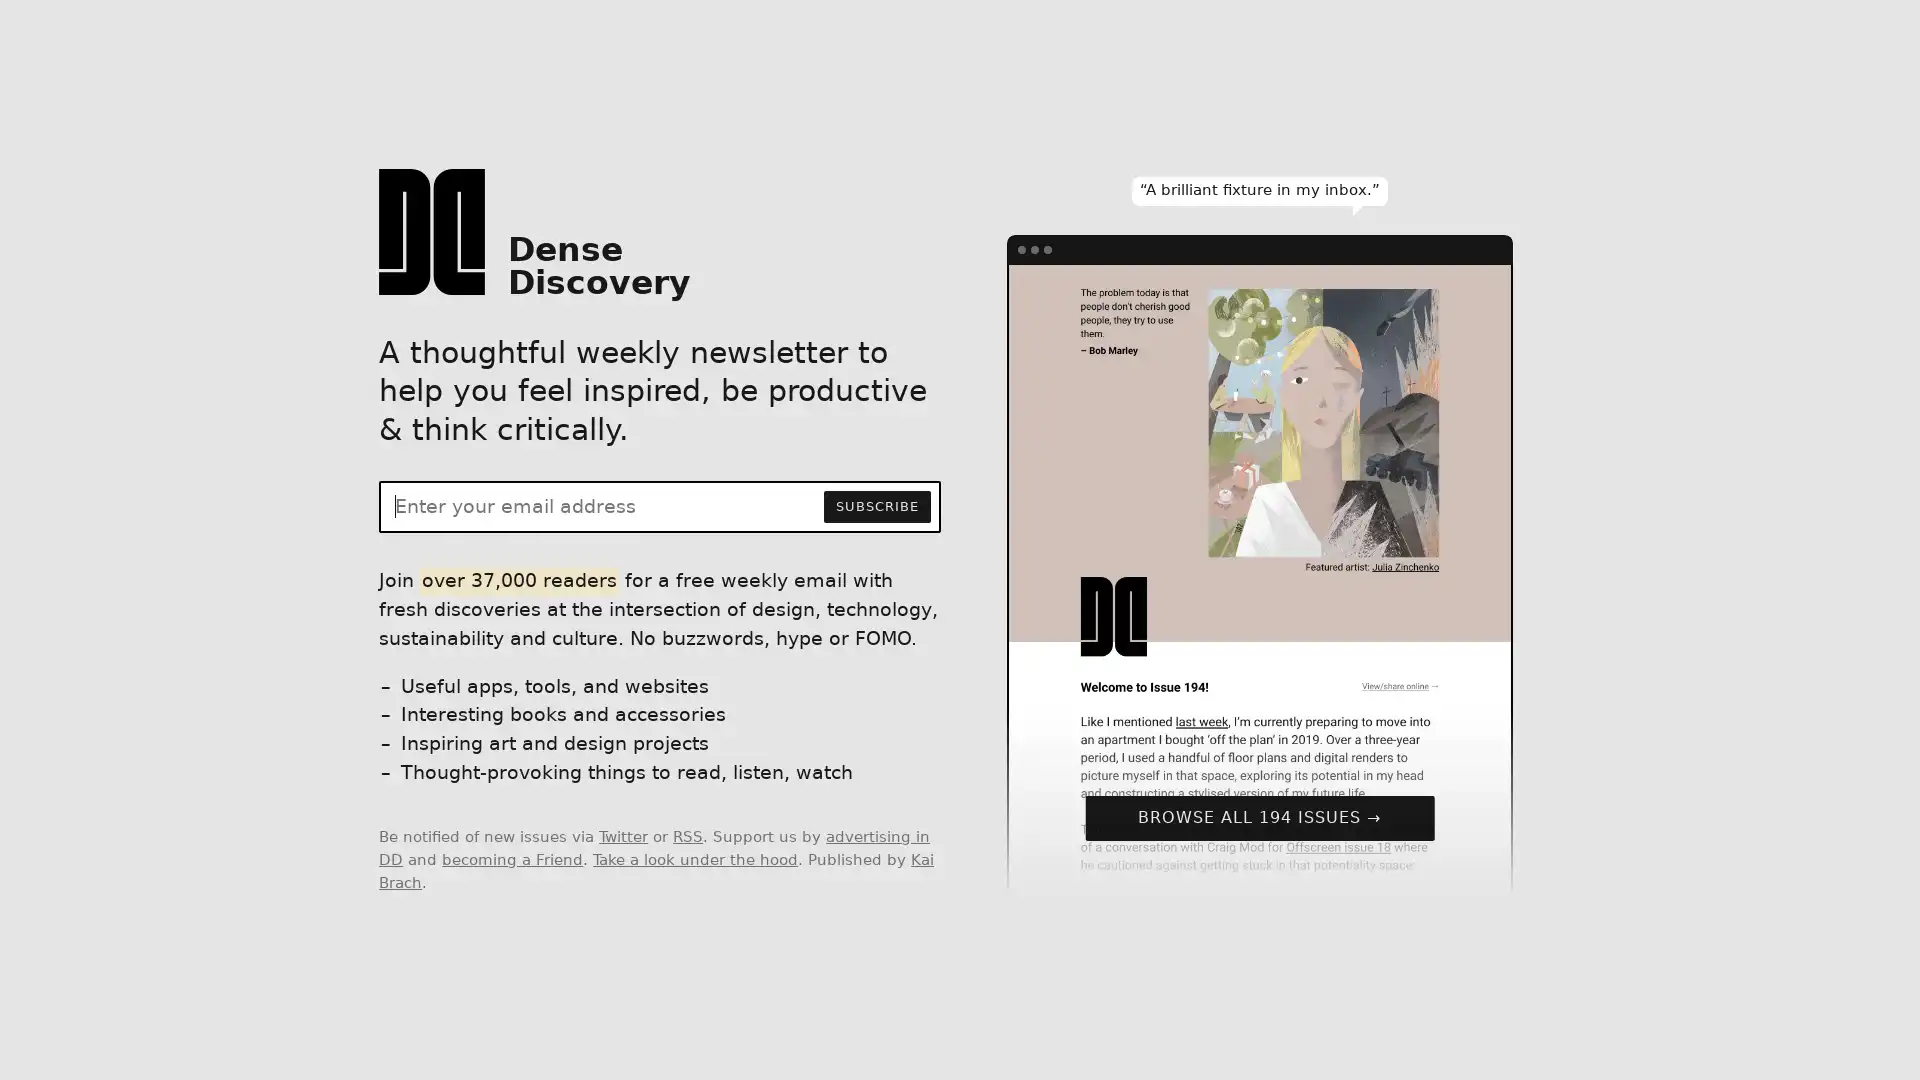  Describe the element at coordinates (877, 504) in the screenshot. I see `SUBSCRIBE` at that location.